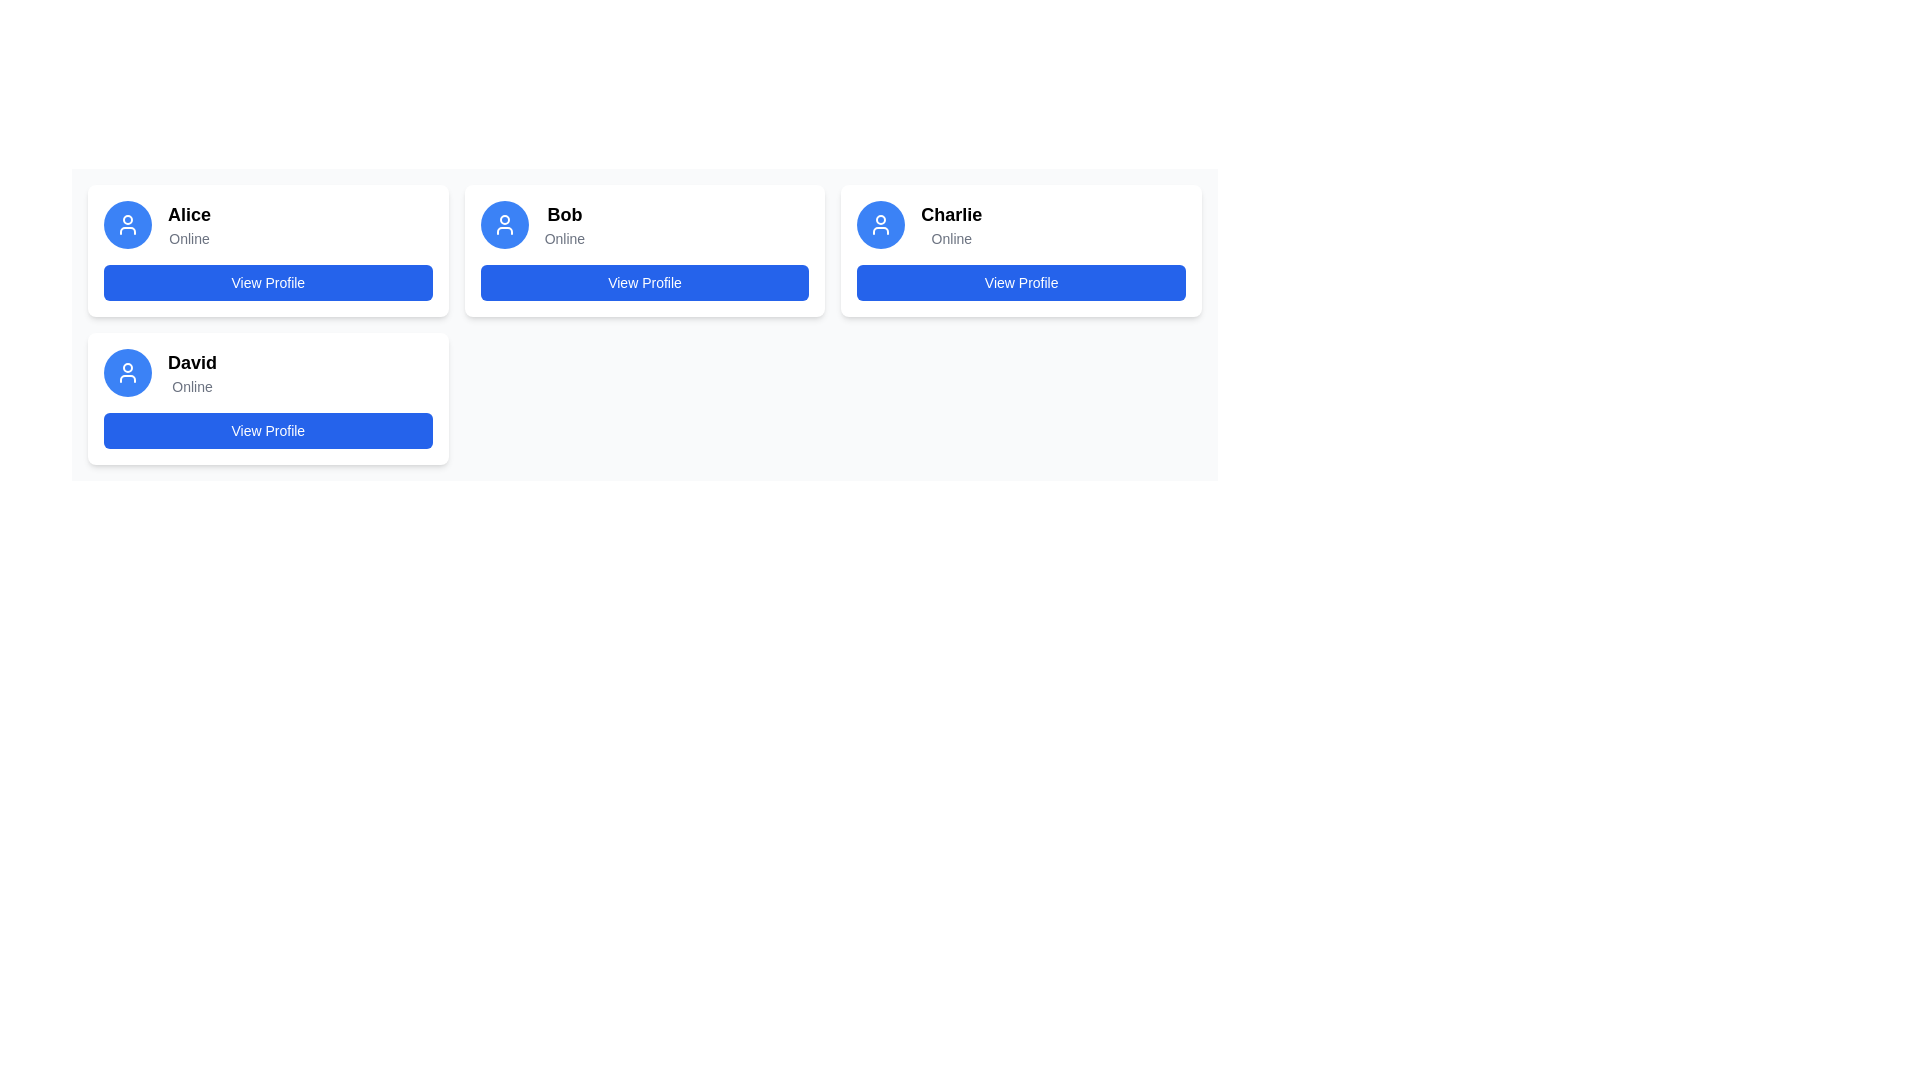 This screenshot has width=1920, height=1080. I want to click on the avatar representing the user profile, which is the leftmost component in the second column of the horizontally distributed list of cards, positioned before the text 'Bob' and 'Online', so click(504, 224).